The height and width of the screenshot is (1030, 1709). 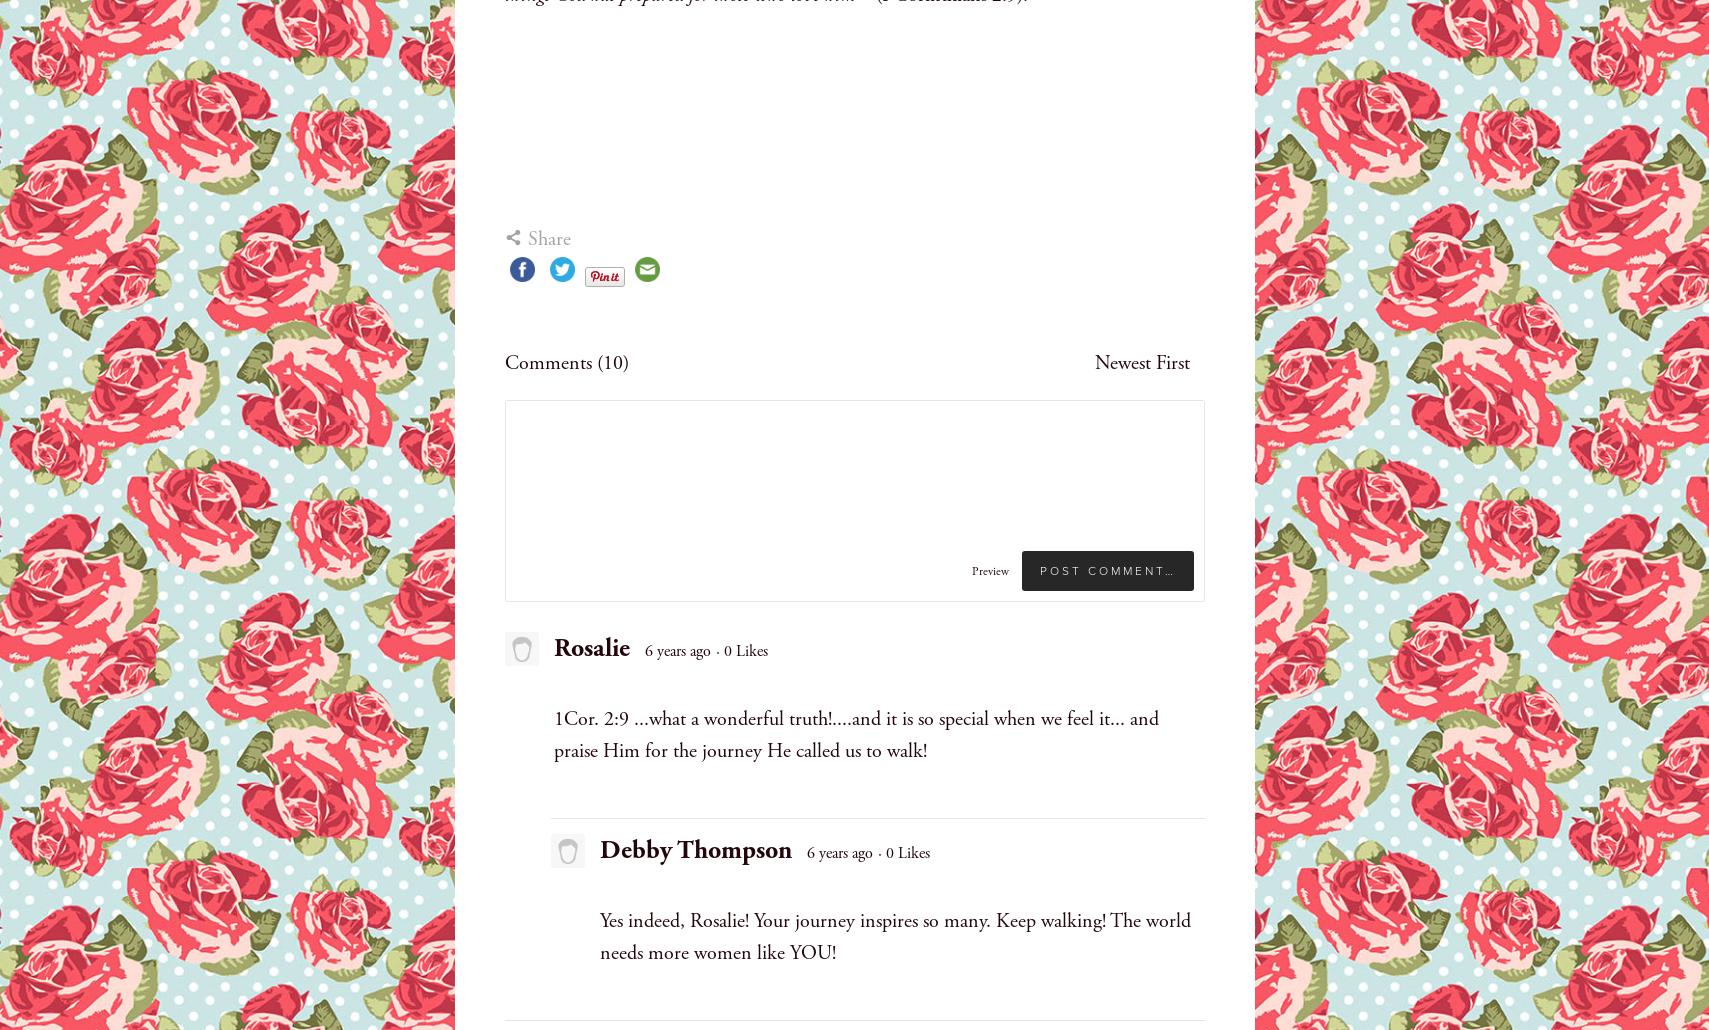 I want to click on 'Comments (10)', so click(x=565, y=362).